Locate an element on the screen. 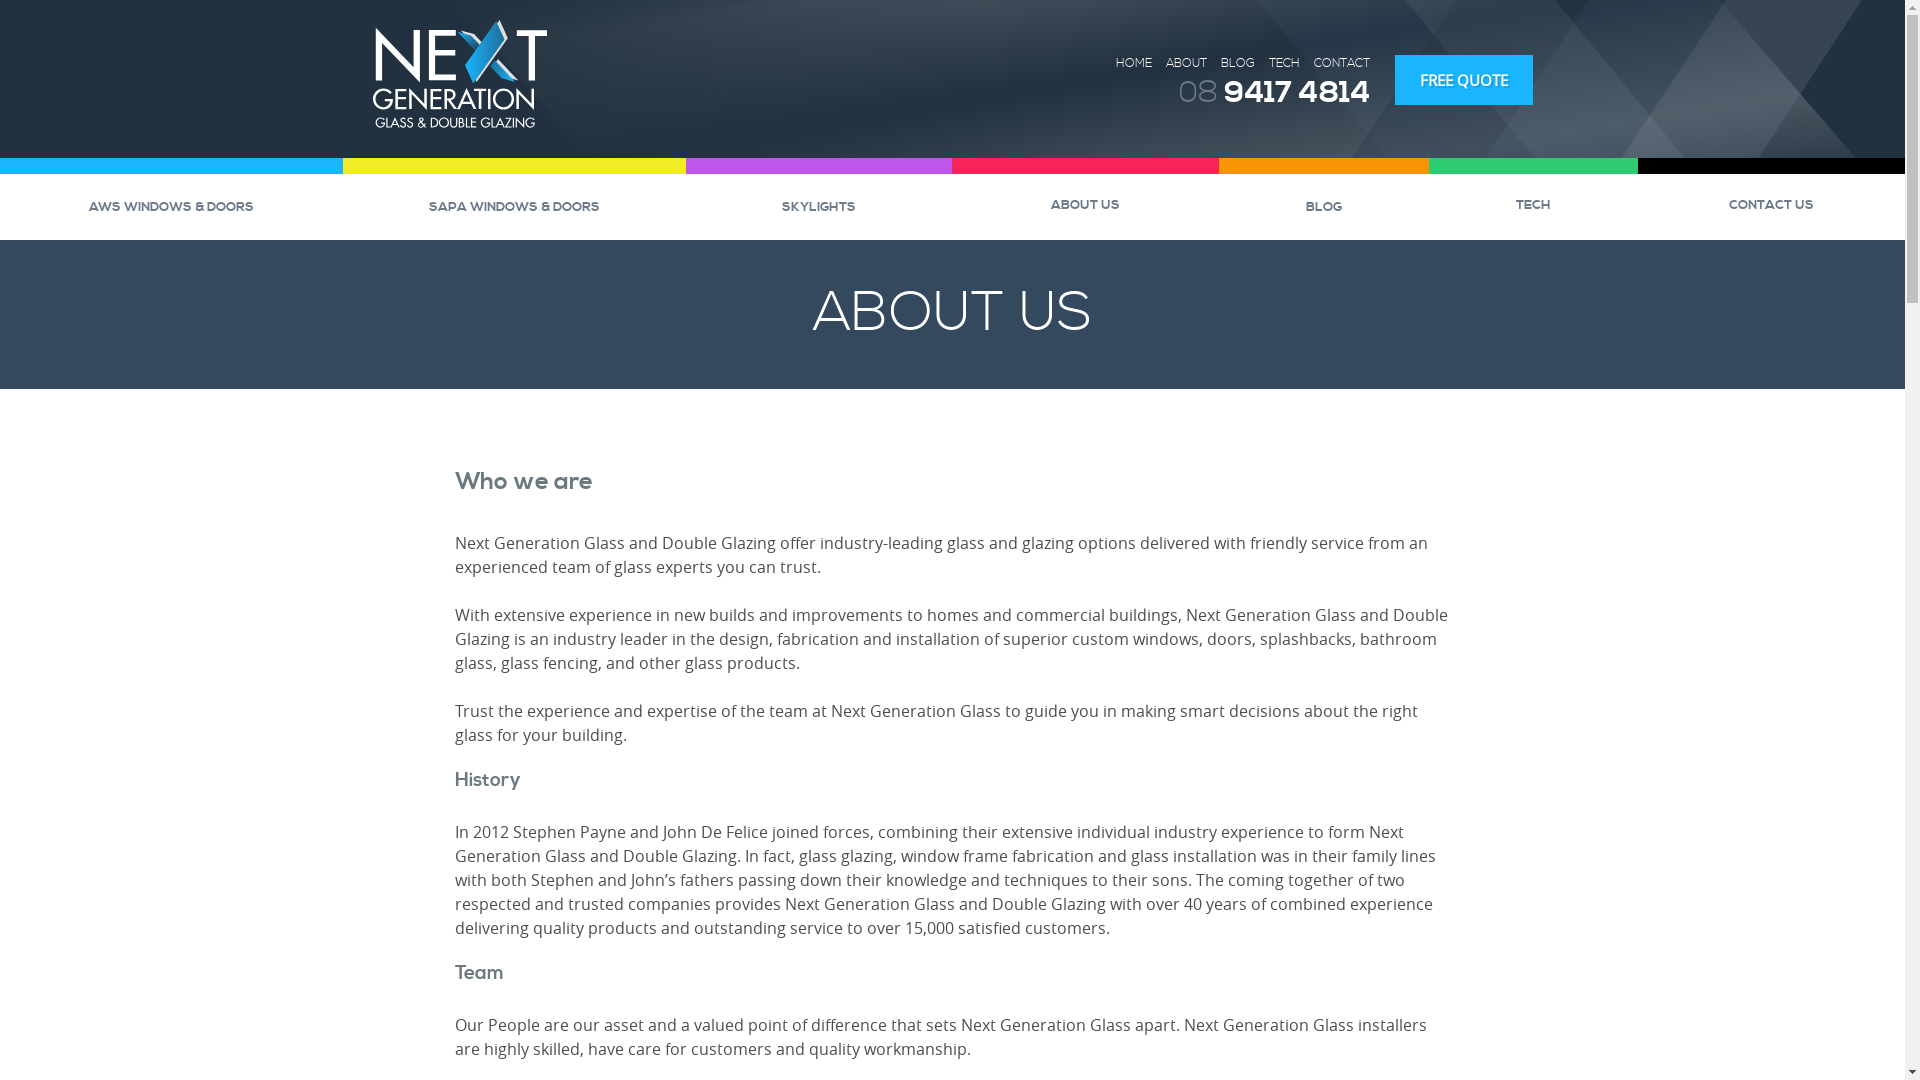 This screenshot has height=1080, width=1920. 'CONTACT US' is located at coordinates (1771, 204).